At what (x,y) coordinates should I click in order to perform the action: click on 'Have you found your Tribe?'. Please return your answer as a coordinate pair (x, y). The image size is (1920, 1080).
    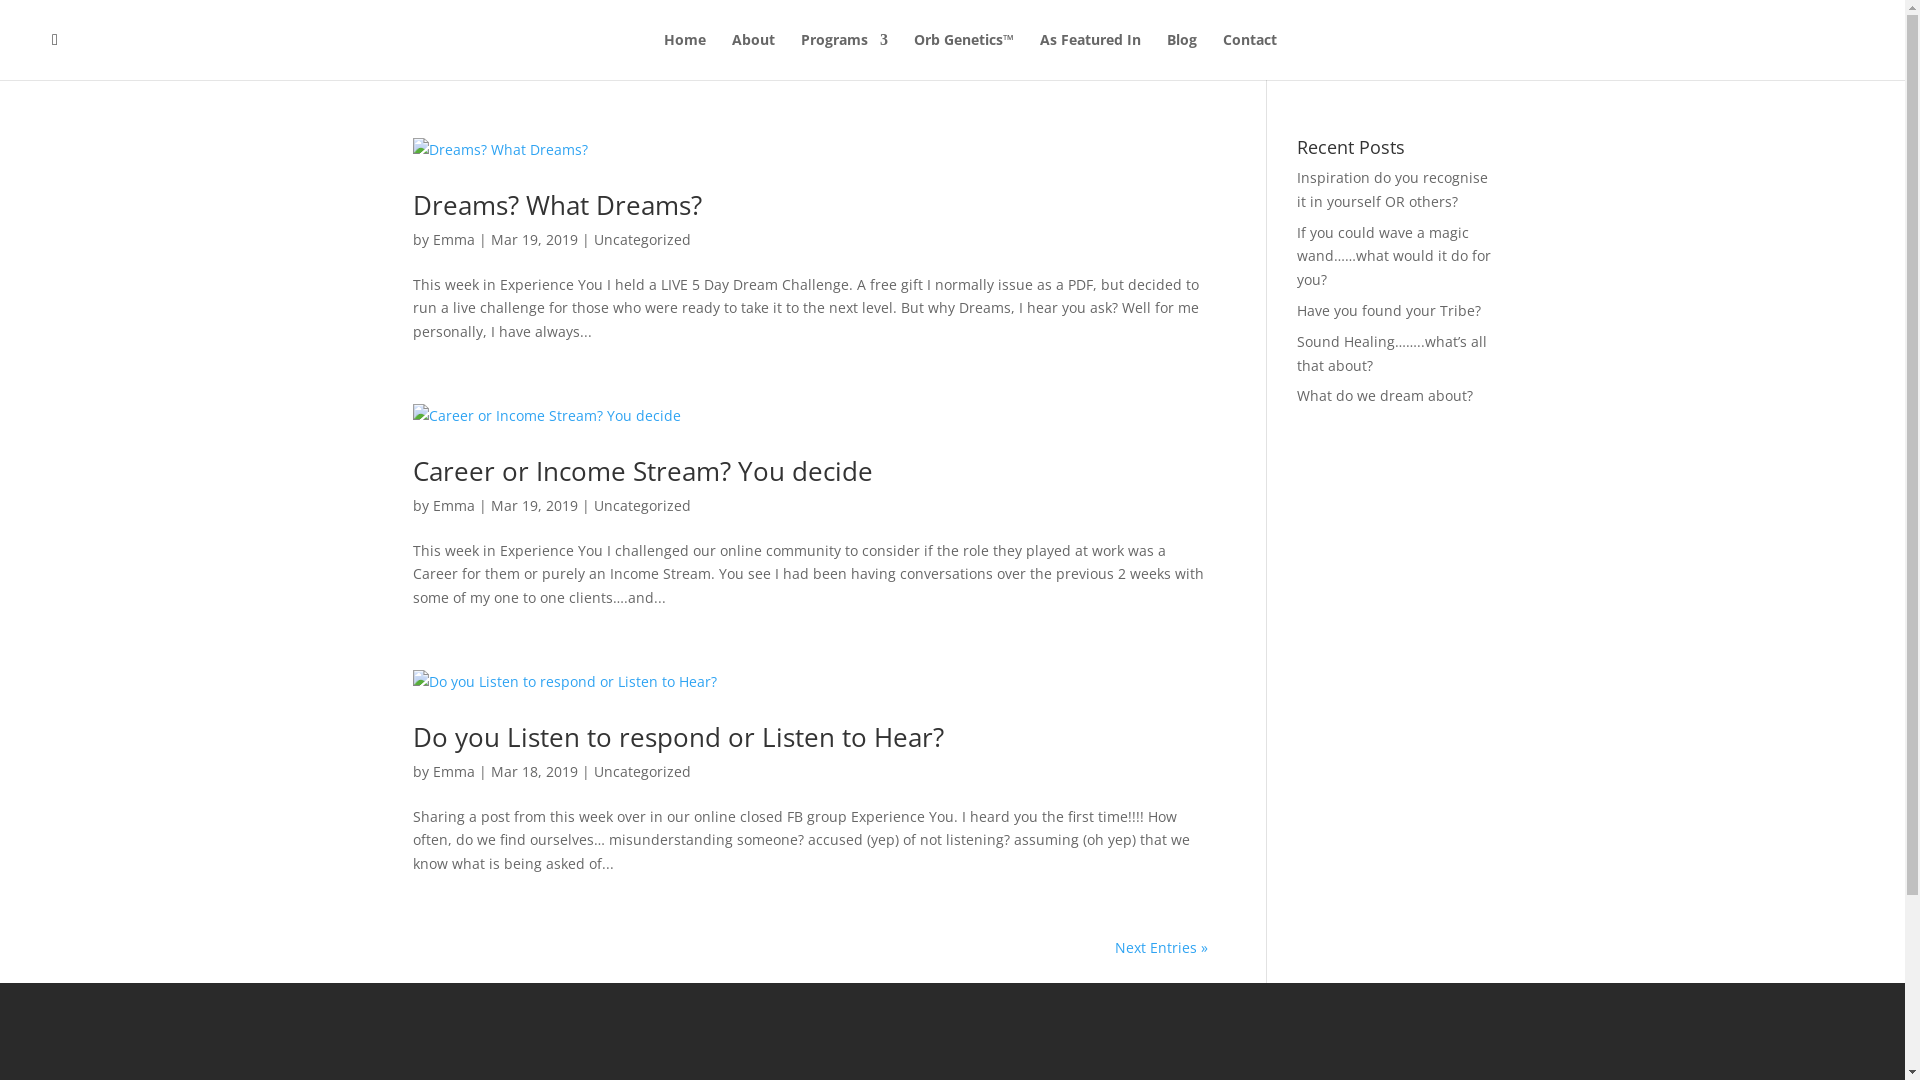
    Looking at the image, I should click on (1296, 310).